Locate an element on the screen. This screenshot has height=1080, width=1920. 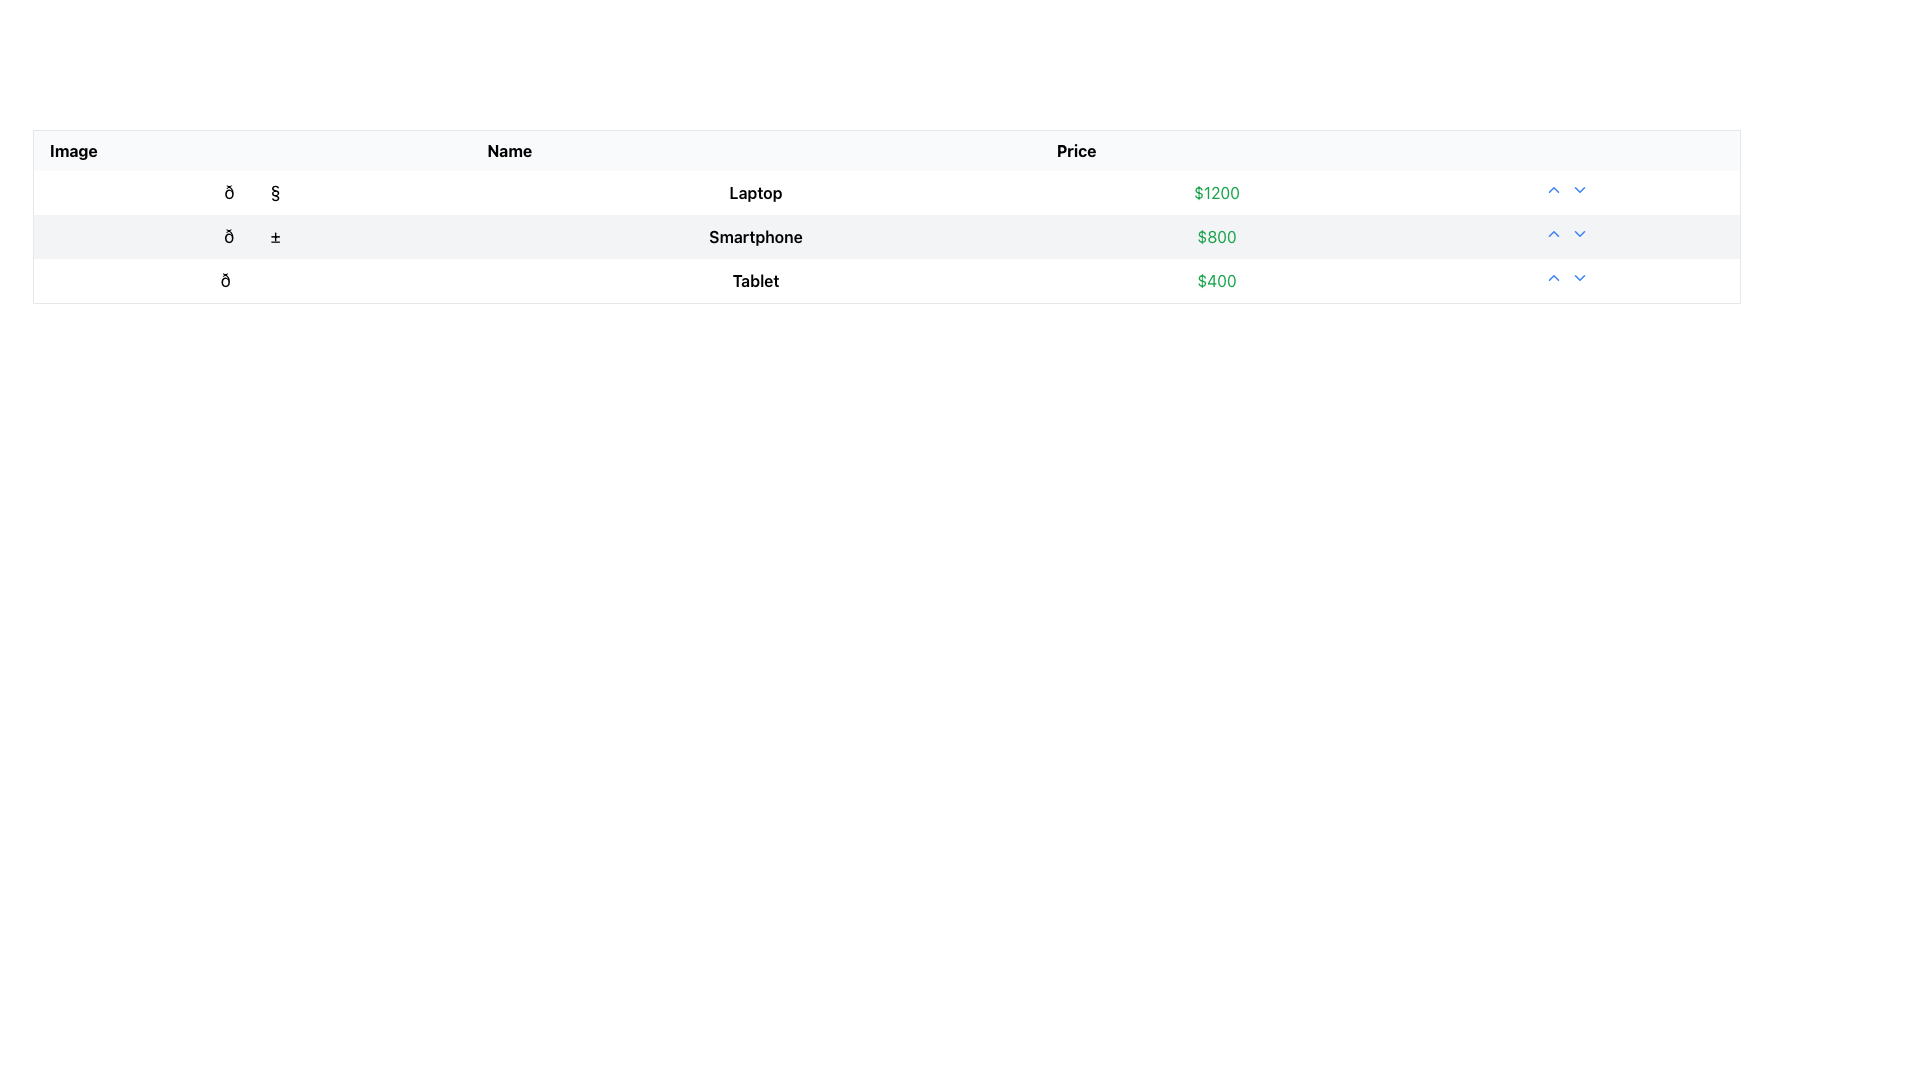
the upvote button located immediately to the right of the '$1200' cell in the 'Price' column of the first row of the table is located at coordinates (1552, 189).